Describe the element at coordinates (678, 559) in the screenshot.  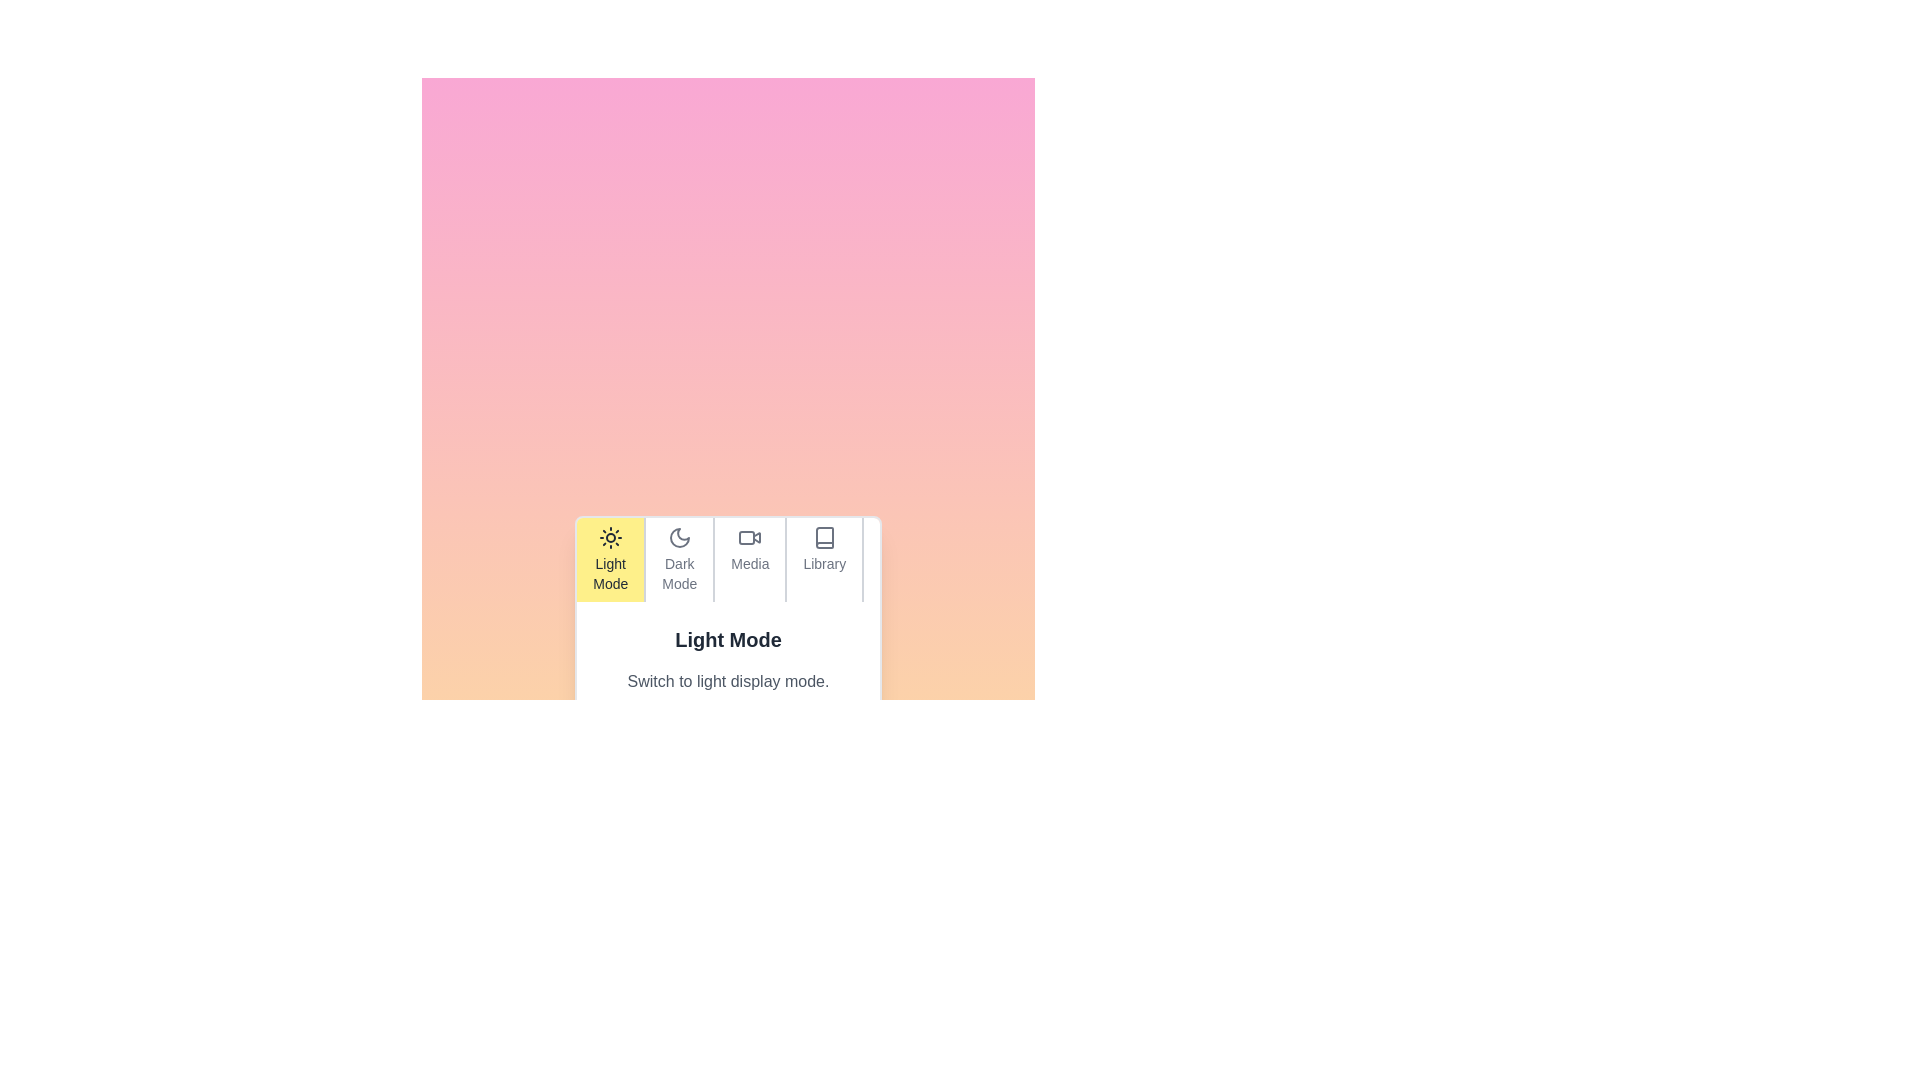
I see `the tab labeled Dark Mode` at that location.